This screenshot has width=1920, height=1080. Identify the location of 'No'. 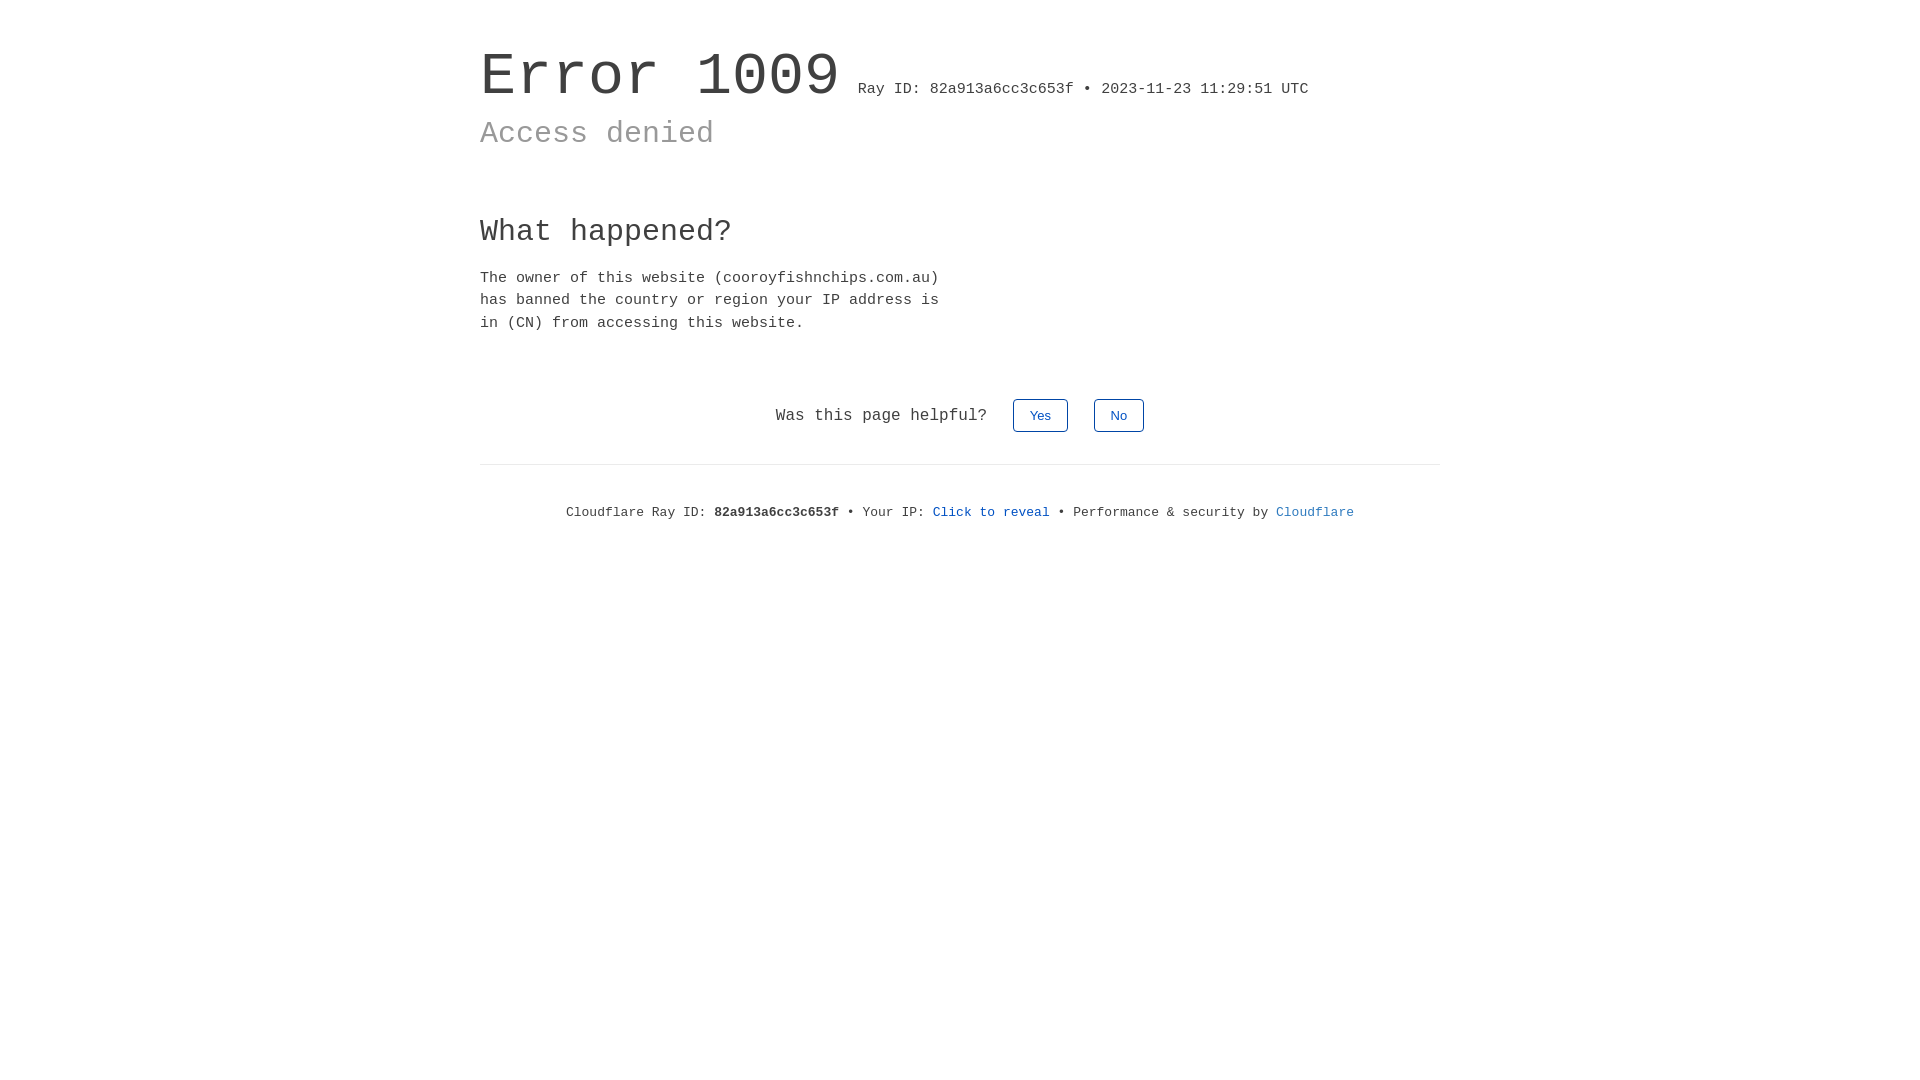
(1118, 414).